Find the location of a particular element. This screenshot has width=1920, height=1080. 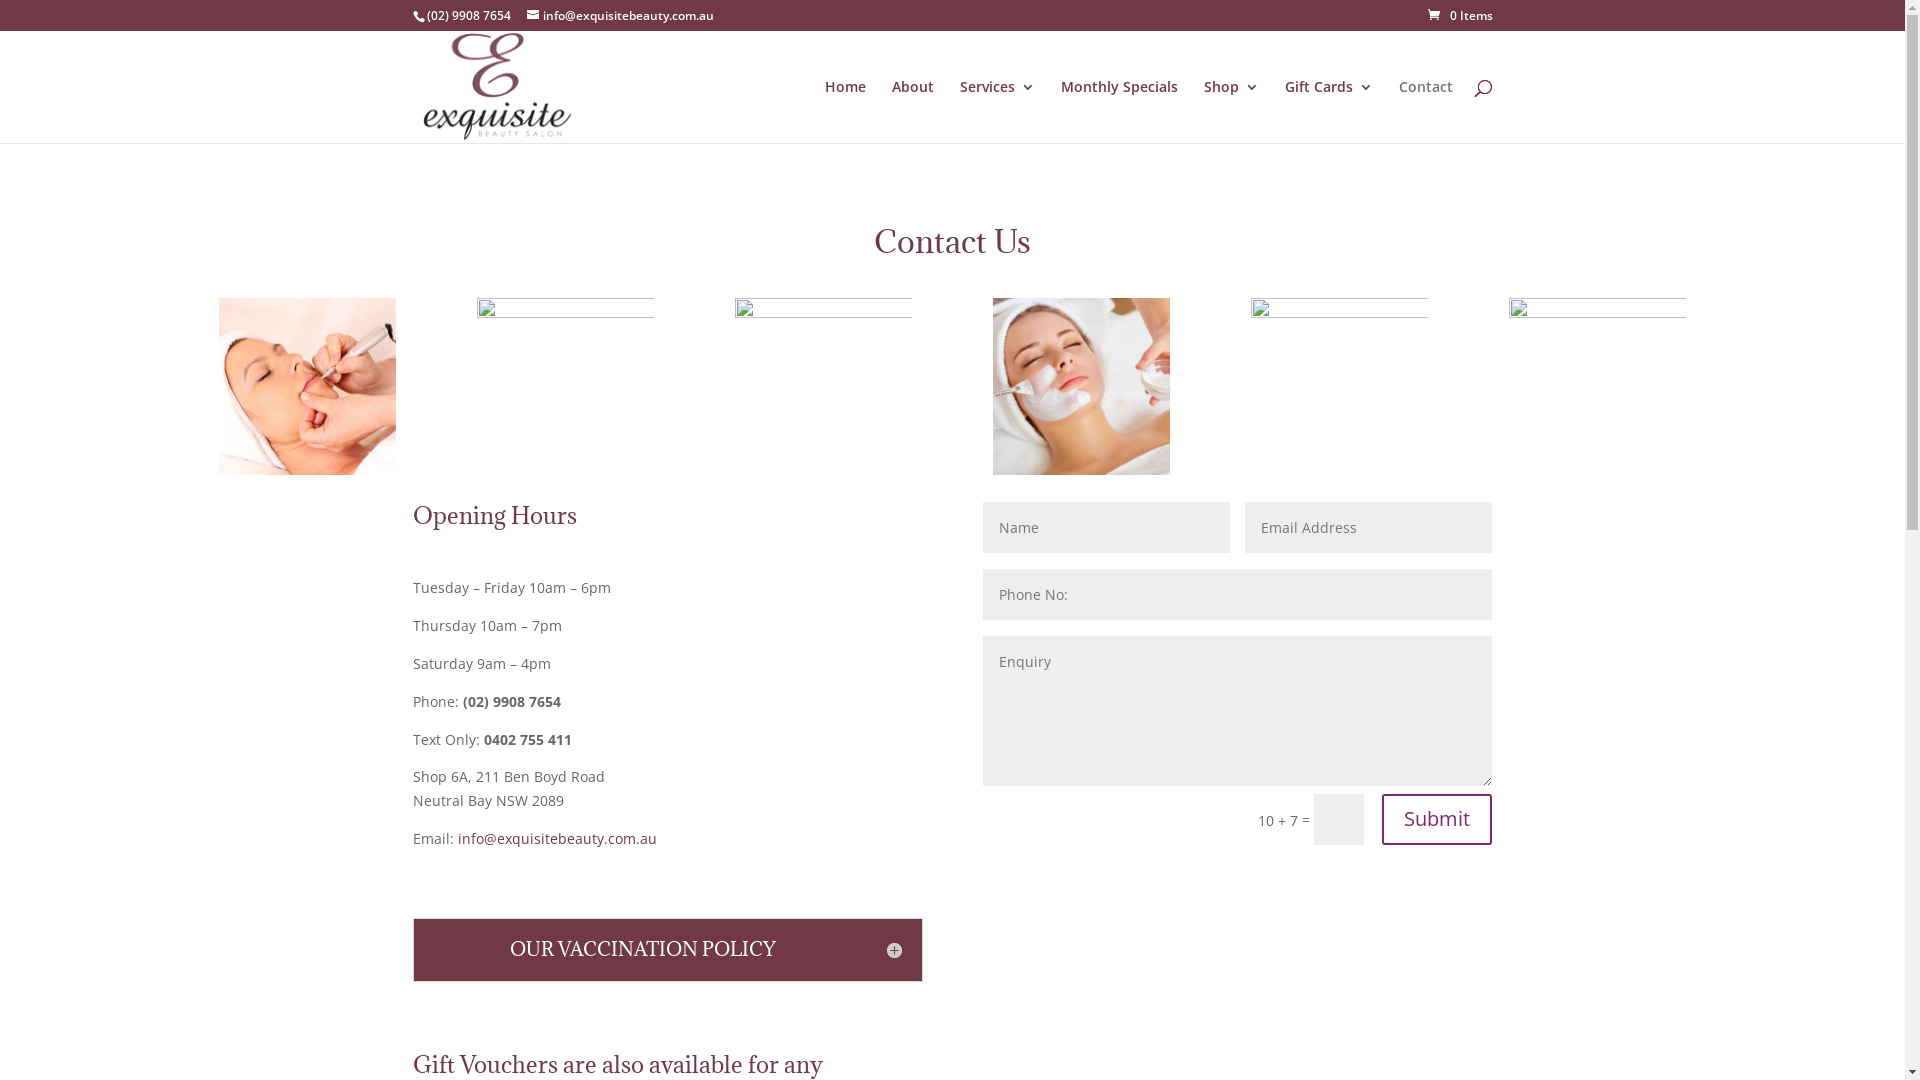

'Contact' is located at coordinates (1424, 111).